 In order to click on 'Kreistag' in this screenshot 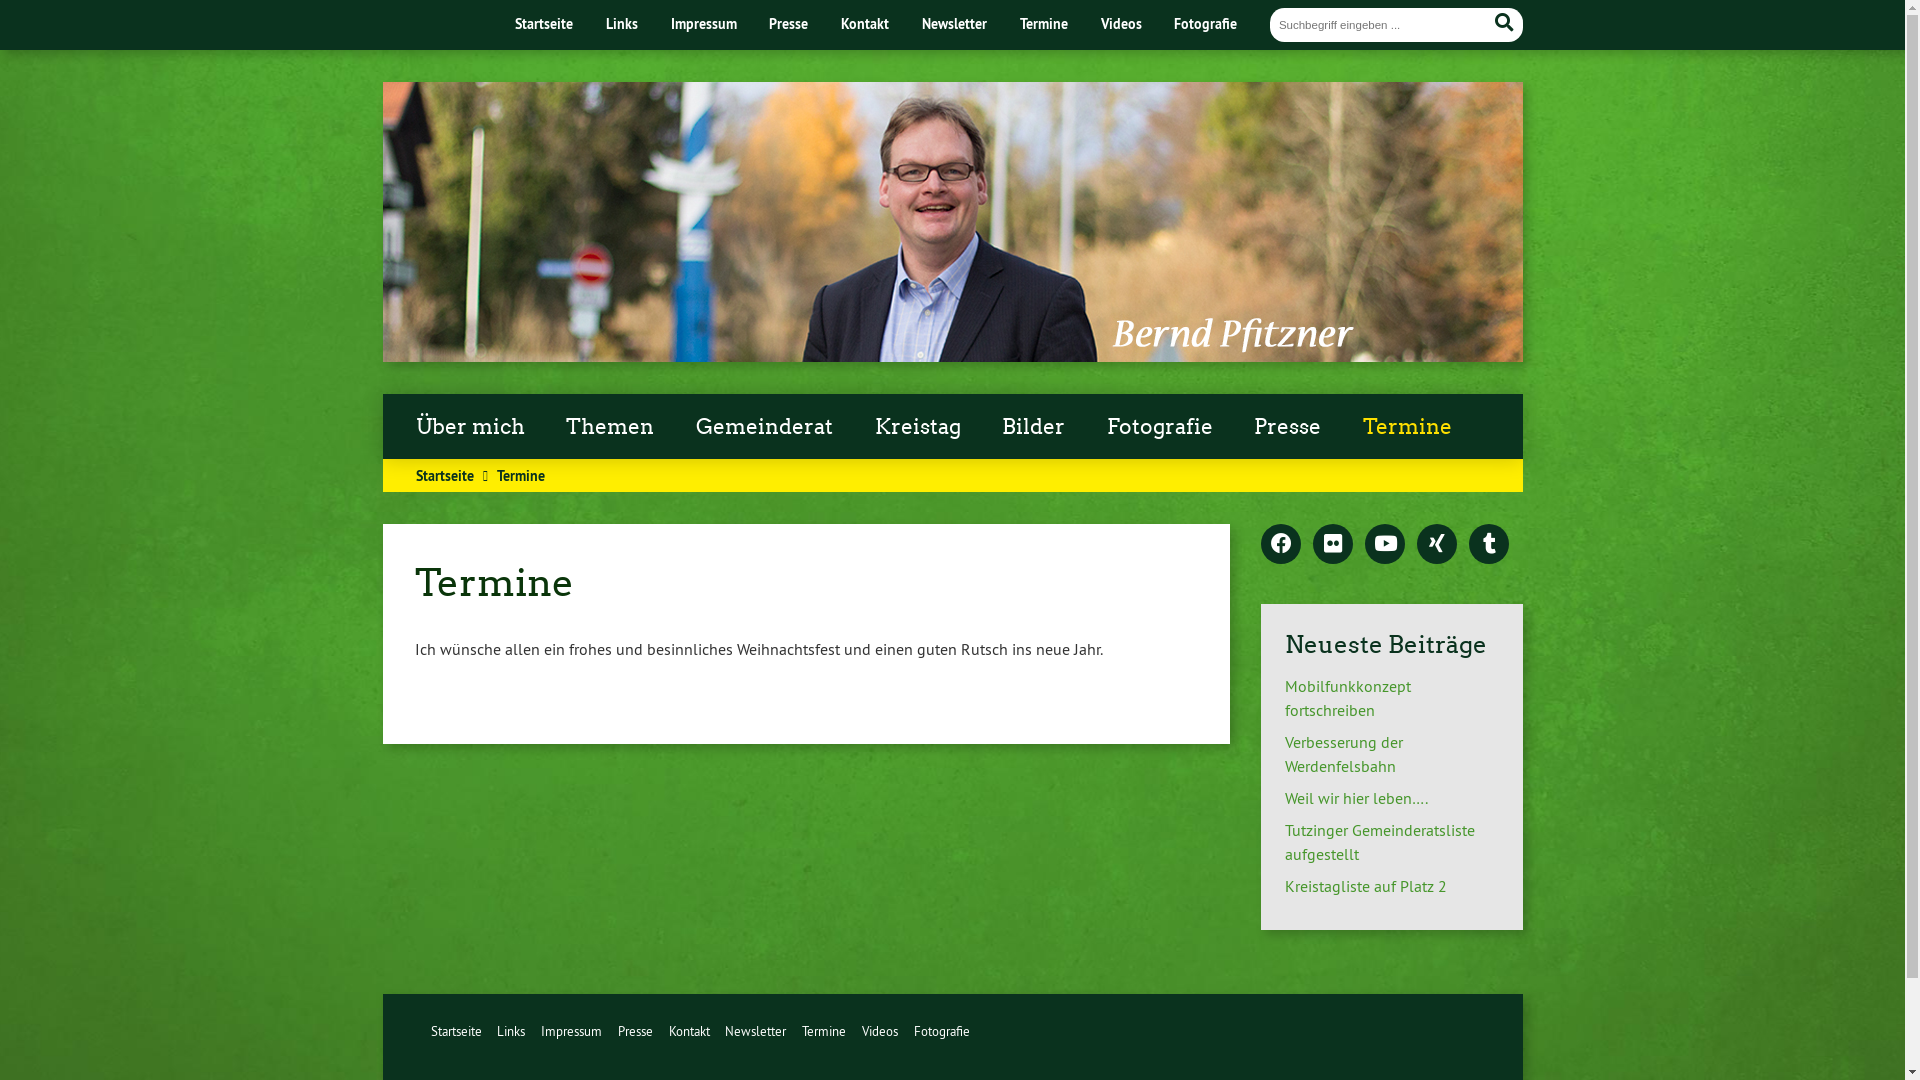, I will do `click(916, 426)`.